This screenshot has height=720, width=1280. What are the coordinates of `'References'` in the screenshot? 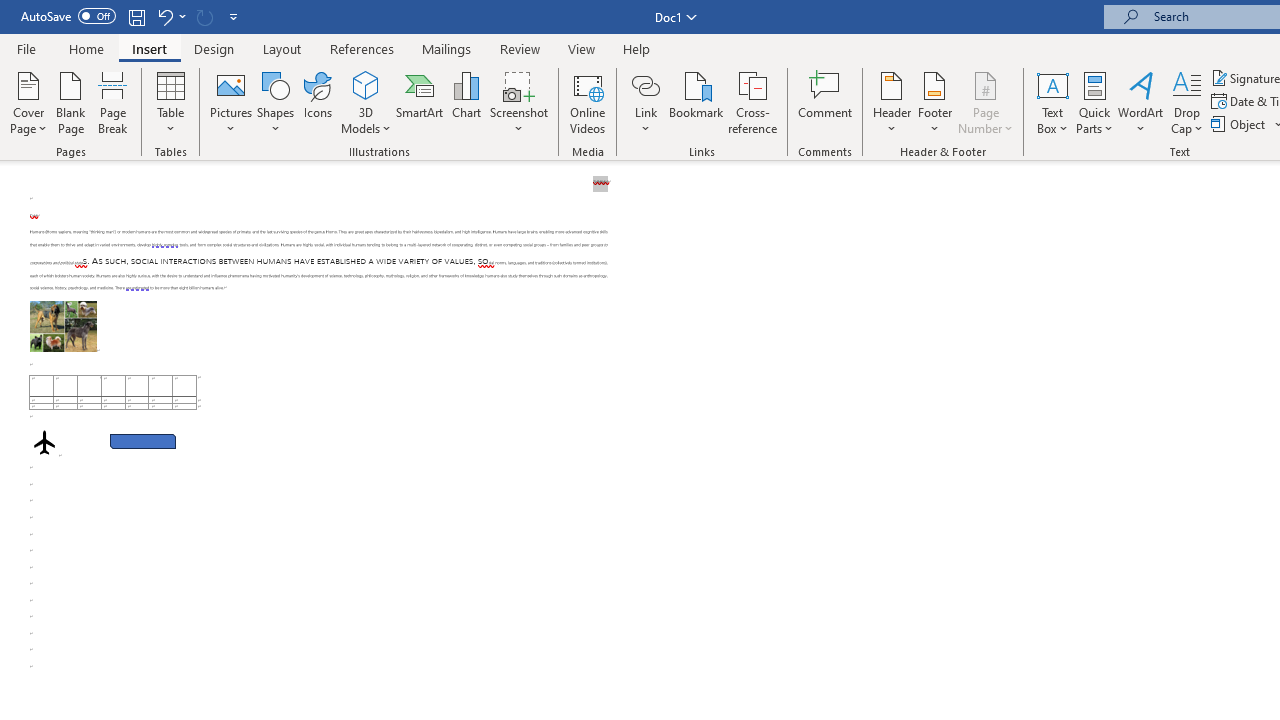 It's located at (362, 48).